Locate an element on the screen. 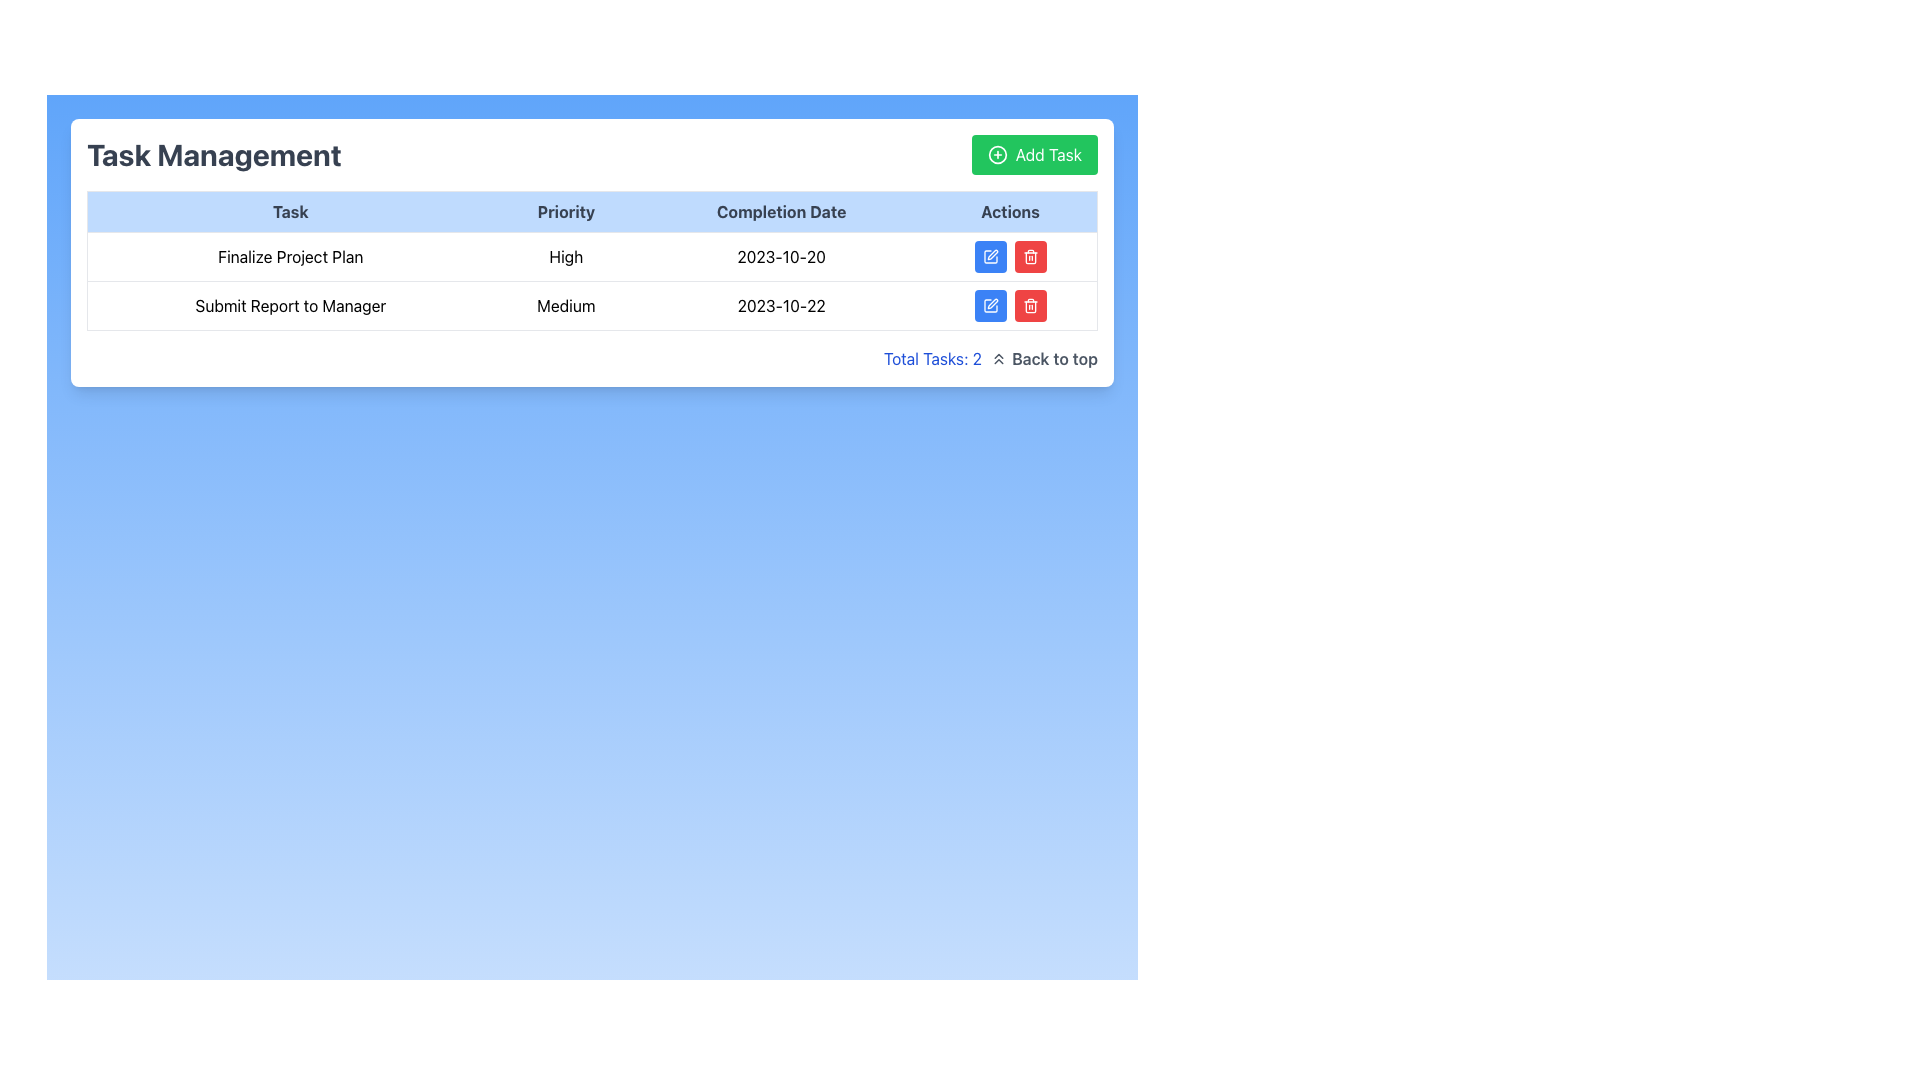  the pen icon is located at coordinates (992, 304).